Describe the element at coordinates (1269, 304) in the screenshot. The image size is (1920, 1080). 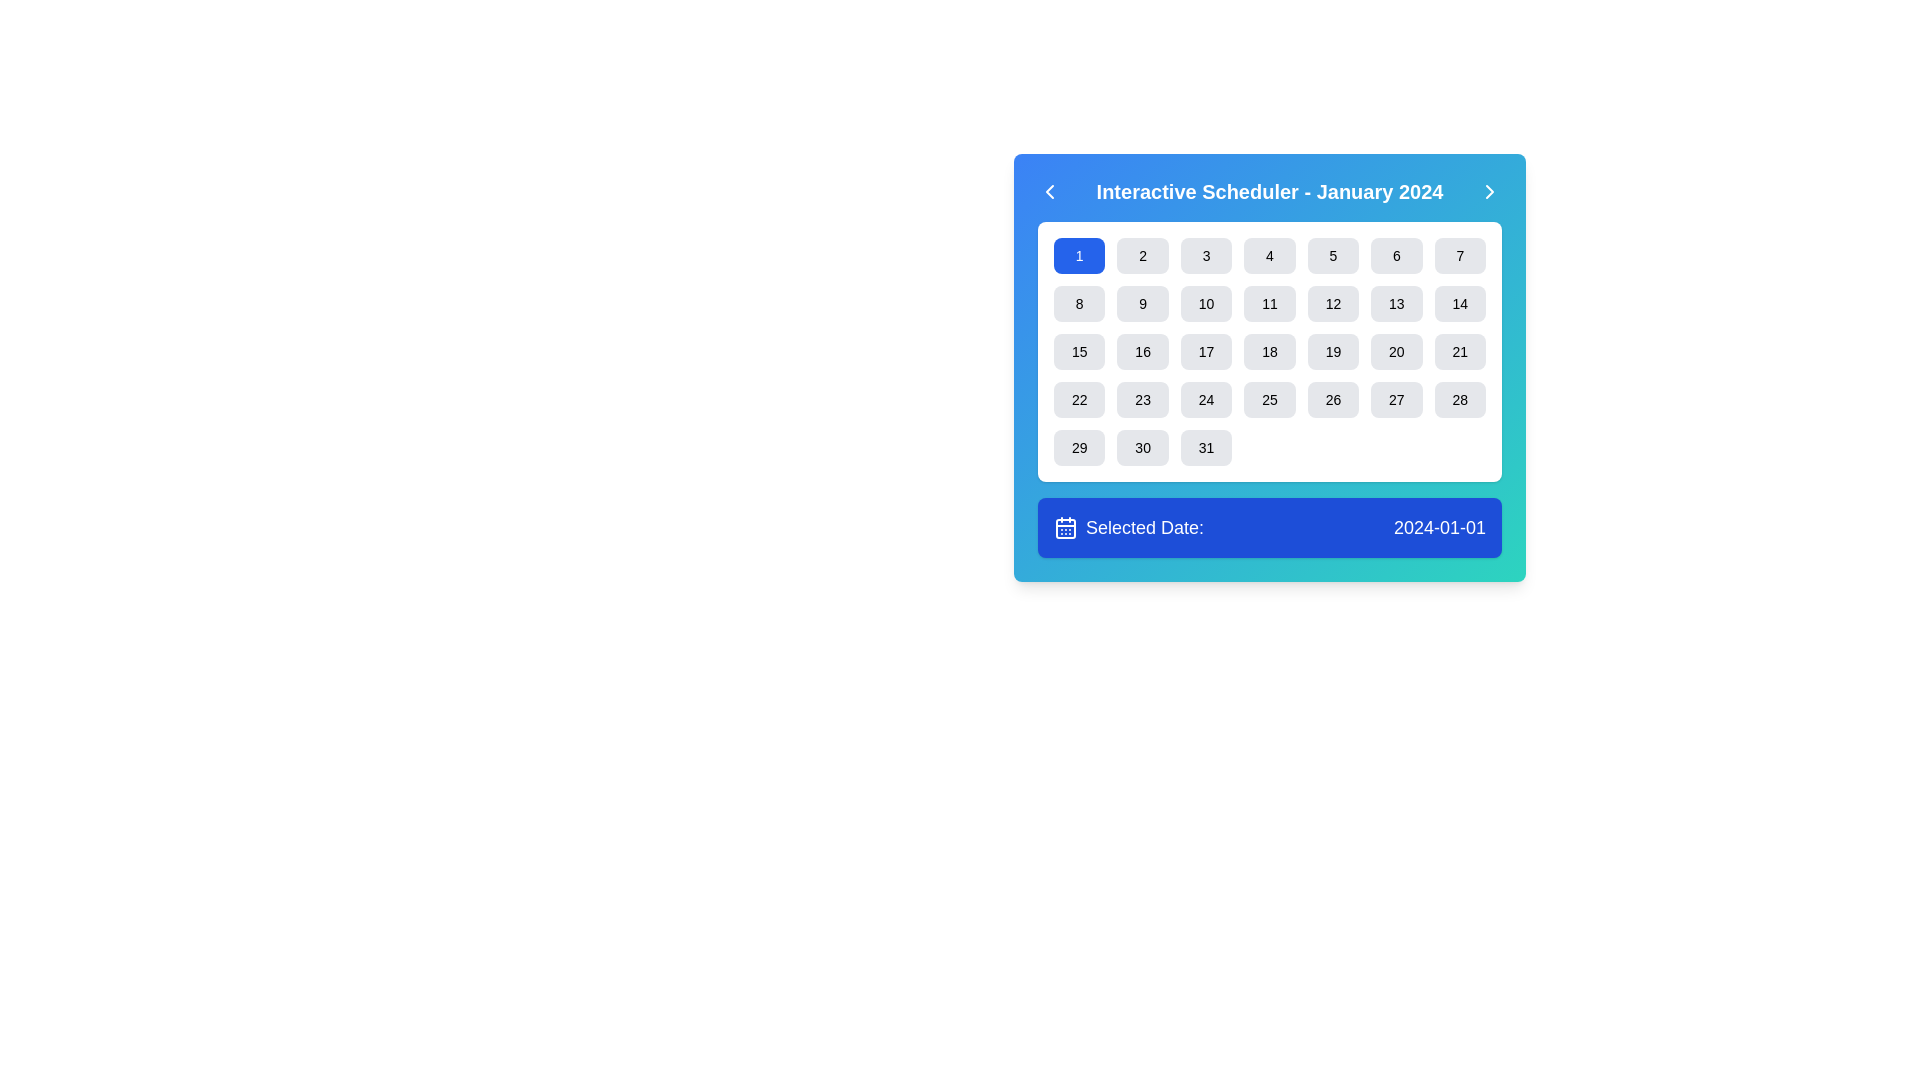
I see `the button representing the specific date in the second row and fourth column of the calendar grid` at that location.